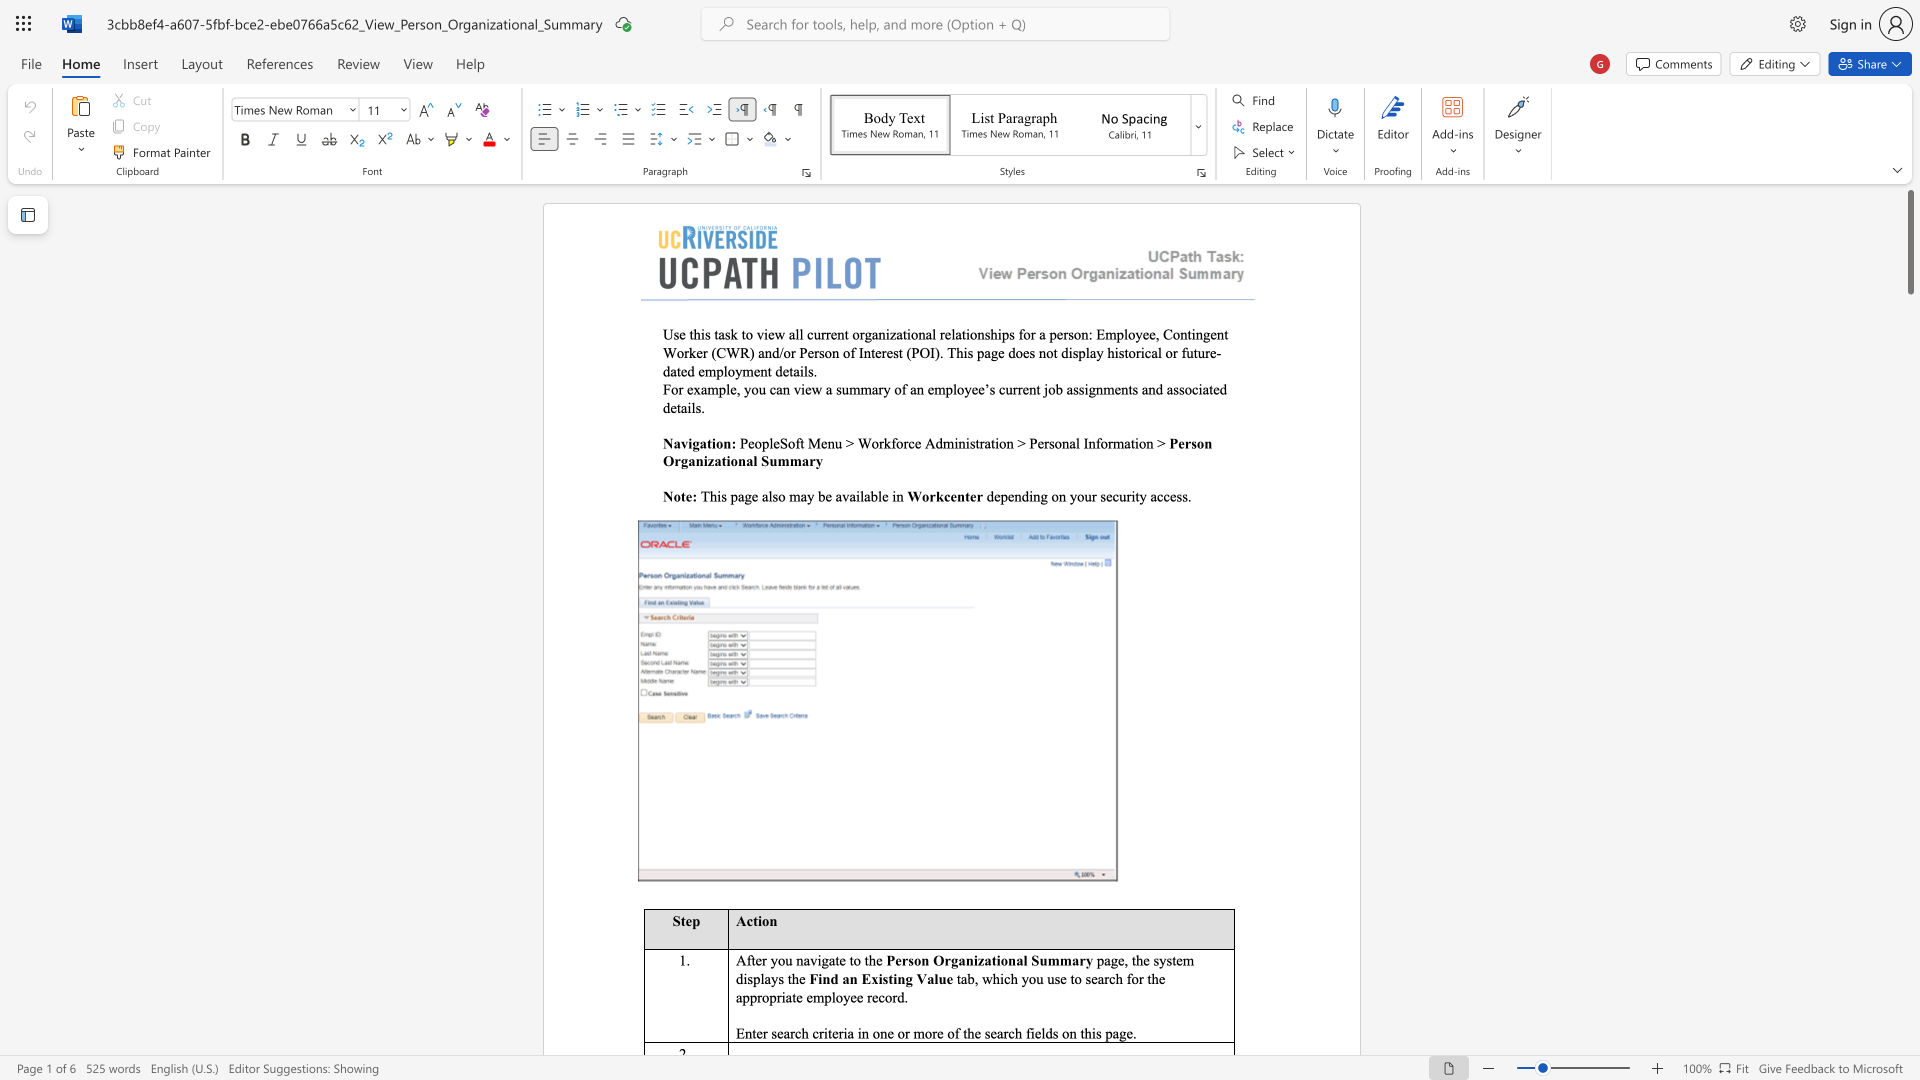 Image resolution: width=1920 pixels, height=1080 pixels. I want to click on the 2th character "t" in the text, so click(1174, 959).